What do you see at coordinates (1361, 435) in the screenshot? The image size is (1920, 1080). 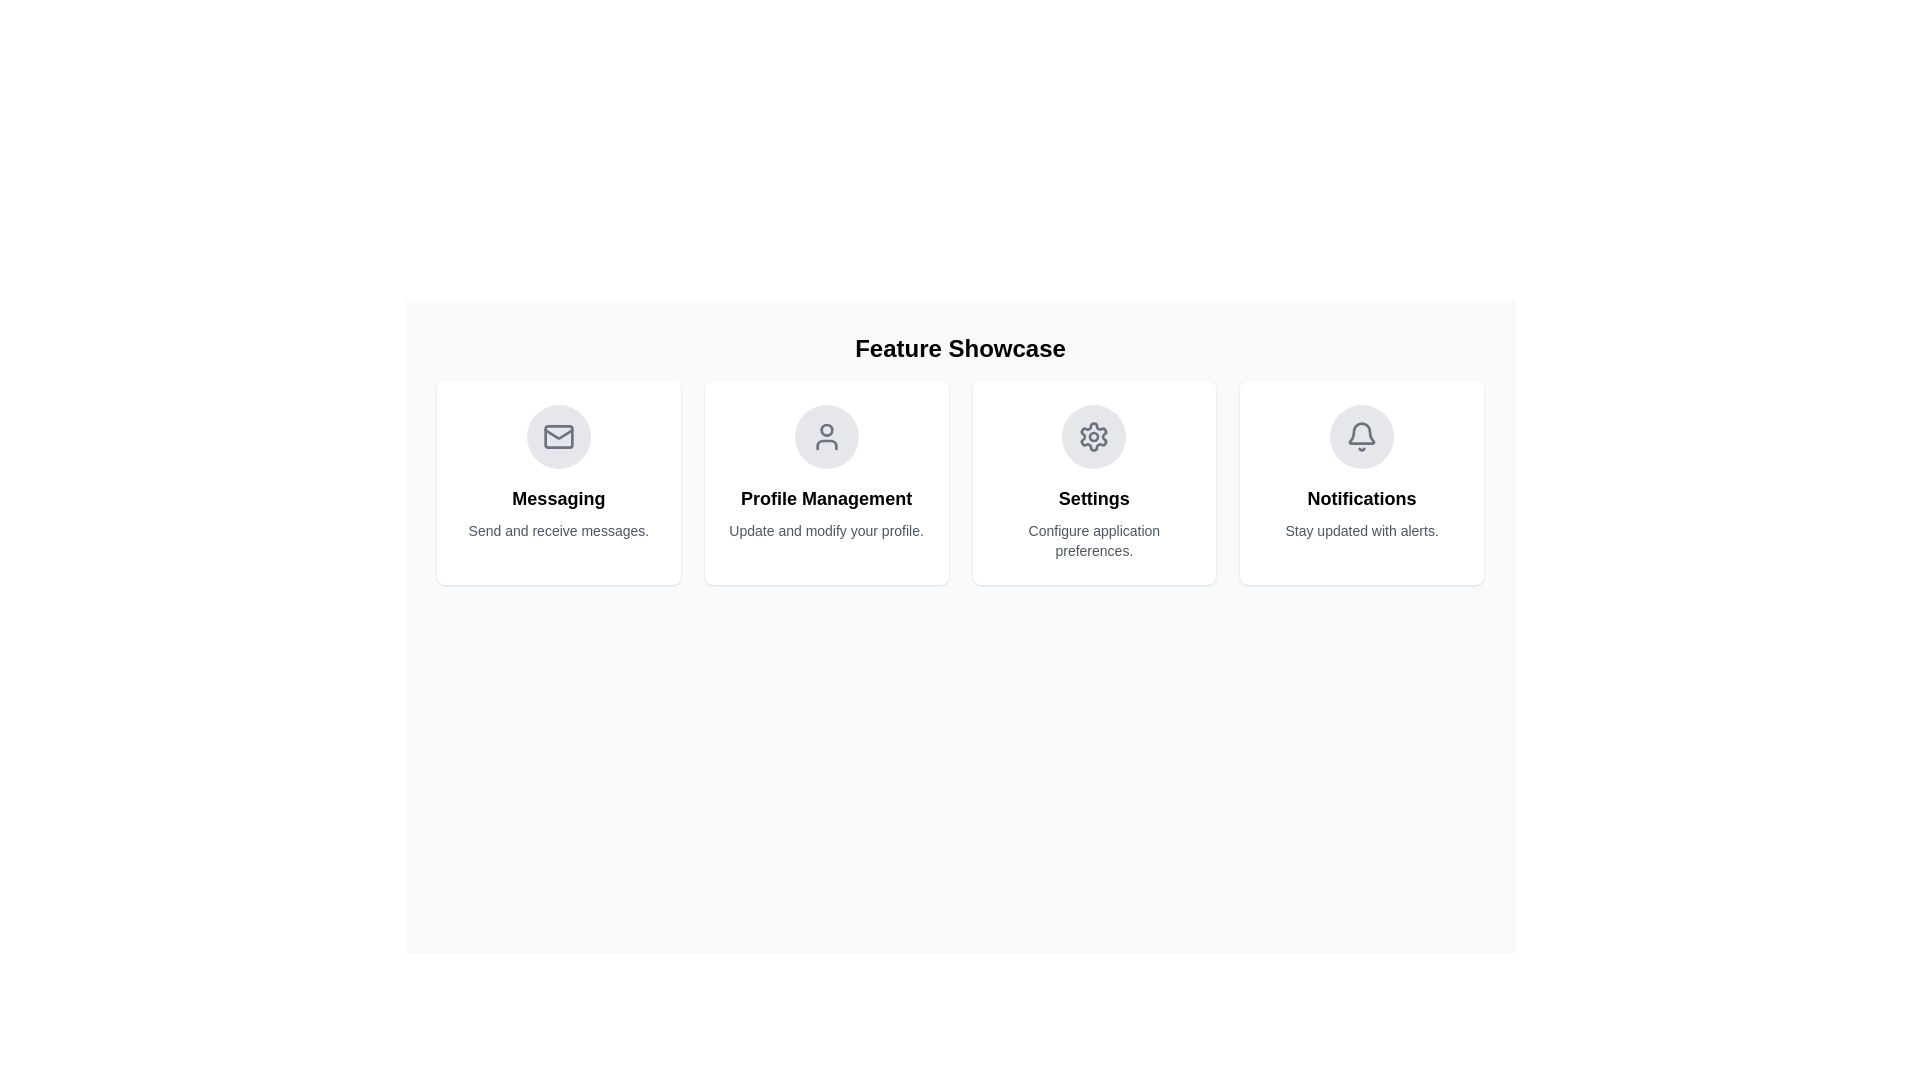 I see `the bell icon located in the center of the circular button on the 'Notifications' feature card, which is the fourth card in the row of the 'Feature Showcase' layout` at bounding box center [1361, 435].